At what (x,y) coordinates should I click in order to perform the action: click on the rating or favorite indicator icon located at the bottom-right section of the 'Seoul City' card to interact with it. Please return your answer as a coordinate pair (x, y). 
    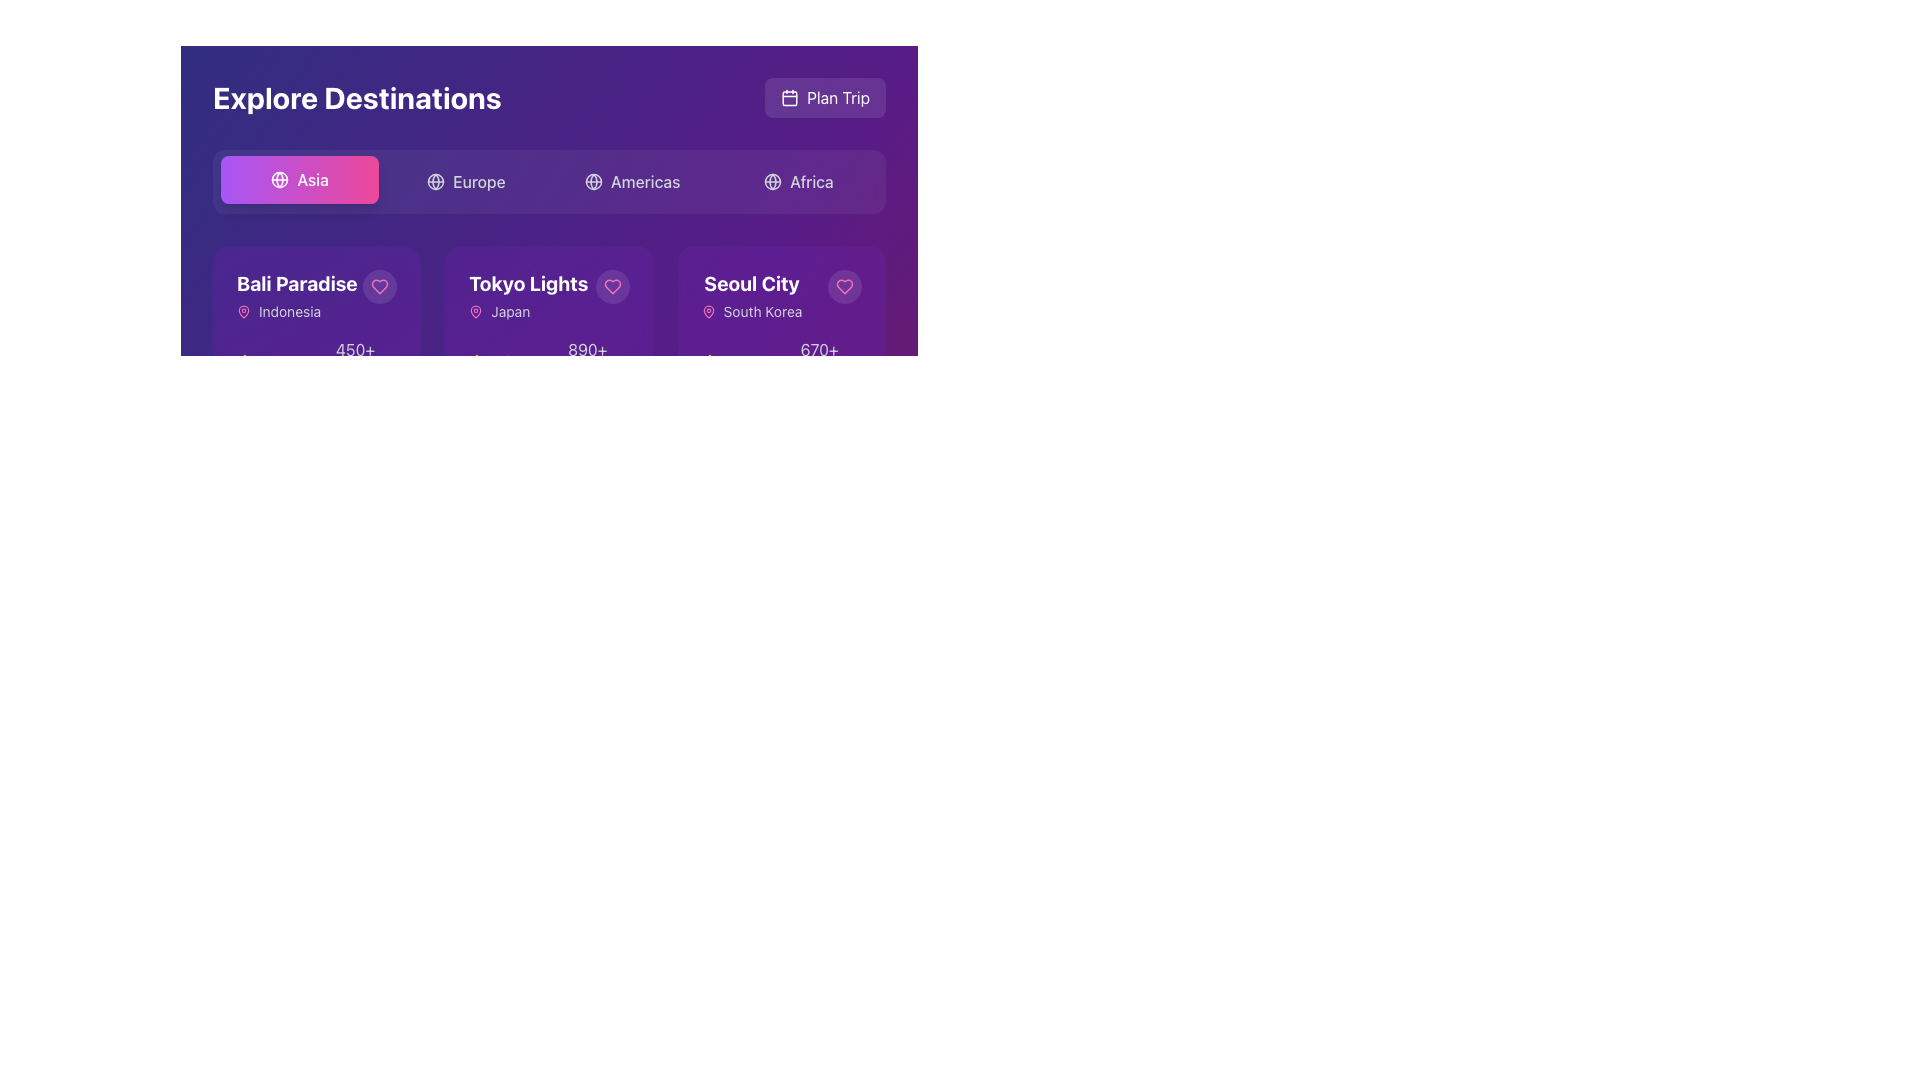
    Looking at the image, I should click on (709, 361).